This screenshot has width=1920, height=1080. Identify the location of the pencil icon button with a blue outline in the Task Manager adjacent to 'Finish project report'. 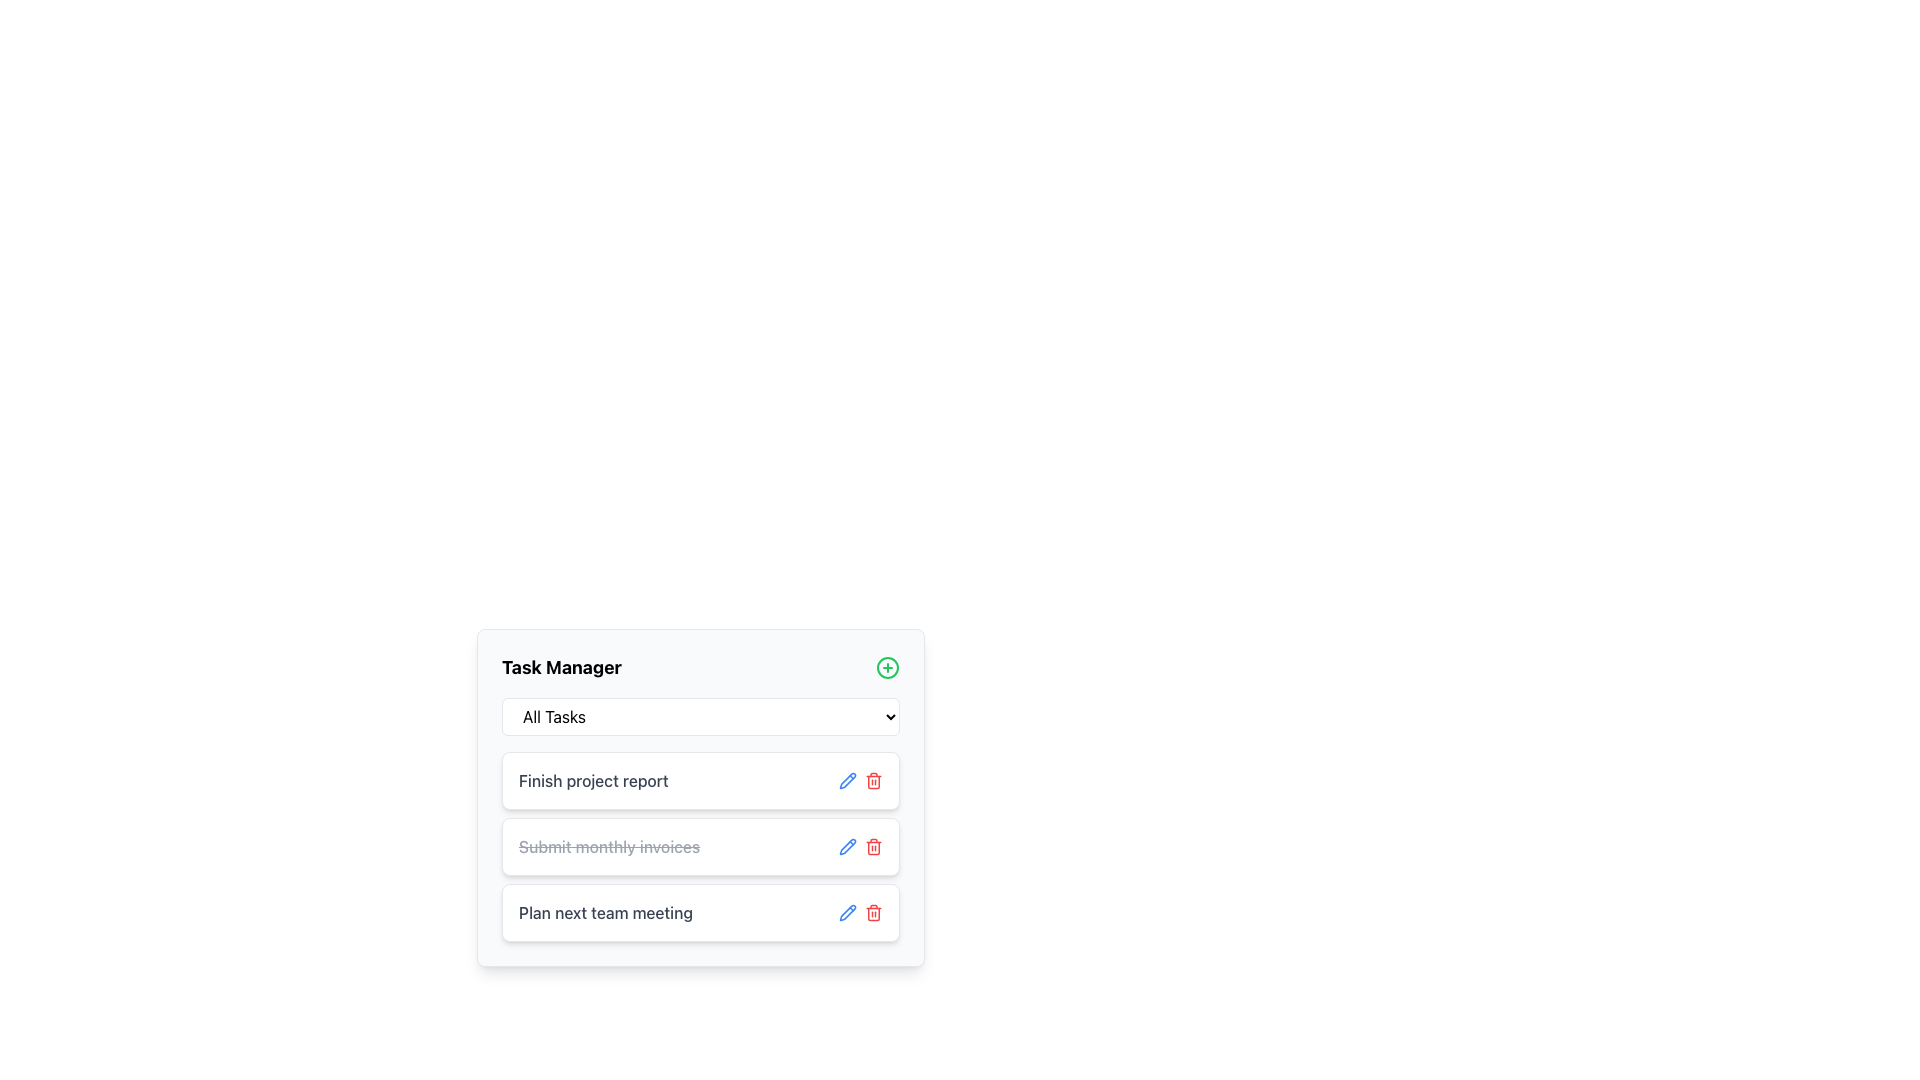
(848, 779).